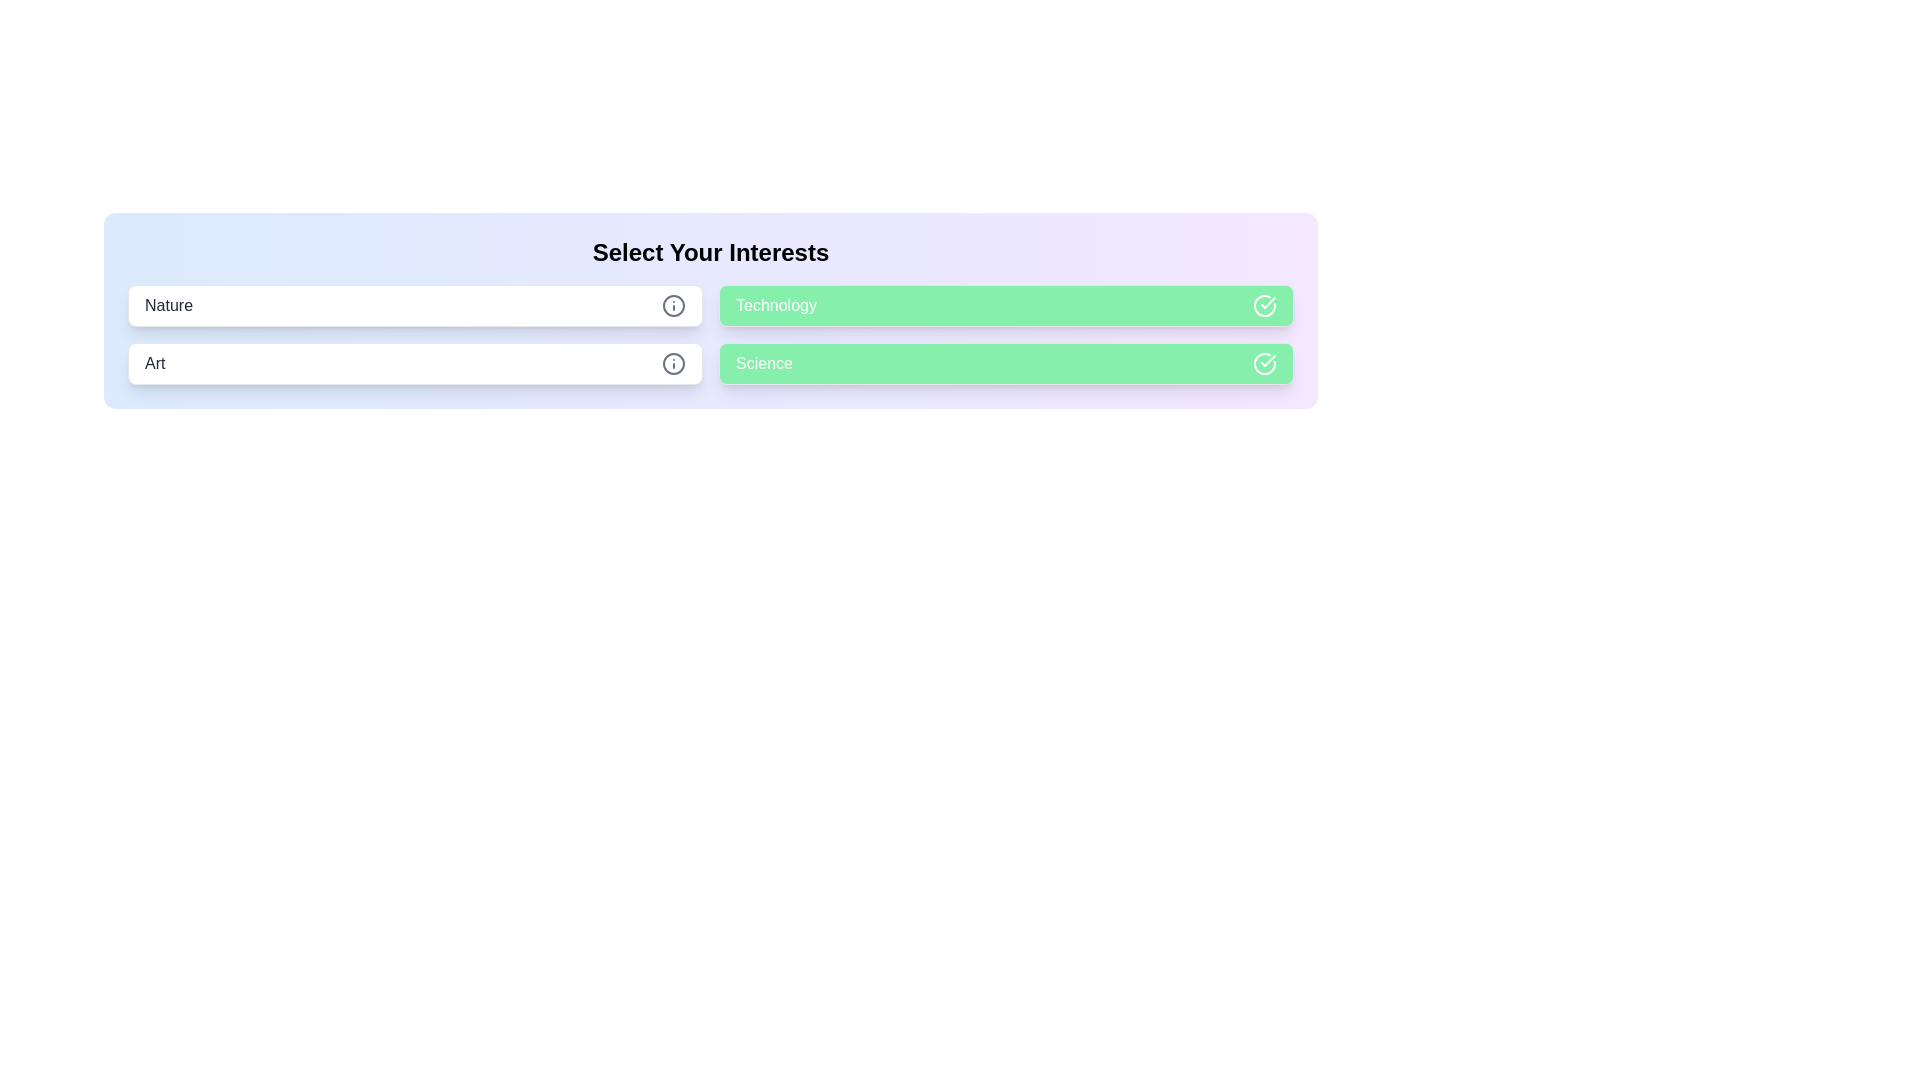 The width and height of the screenshot is (1920, 1080). Describe the element at coordinates (414, 305) in the screenshot. I see `the chip labeled 'Nature'` at that location.